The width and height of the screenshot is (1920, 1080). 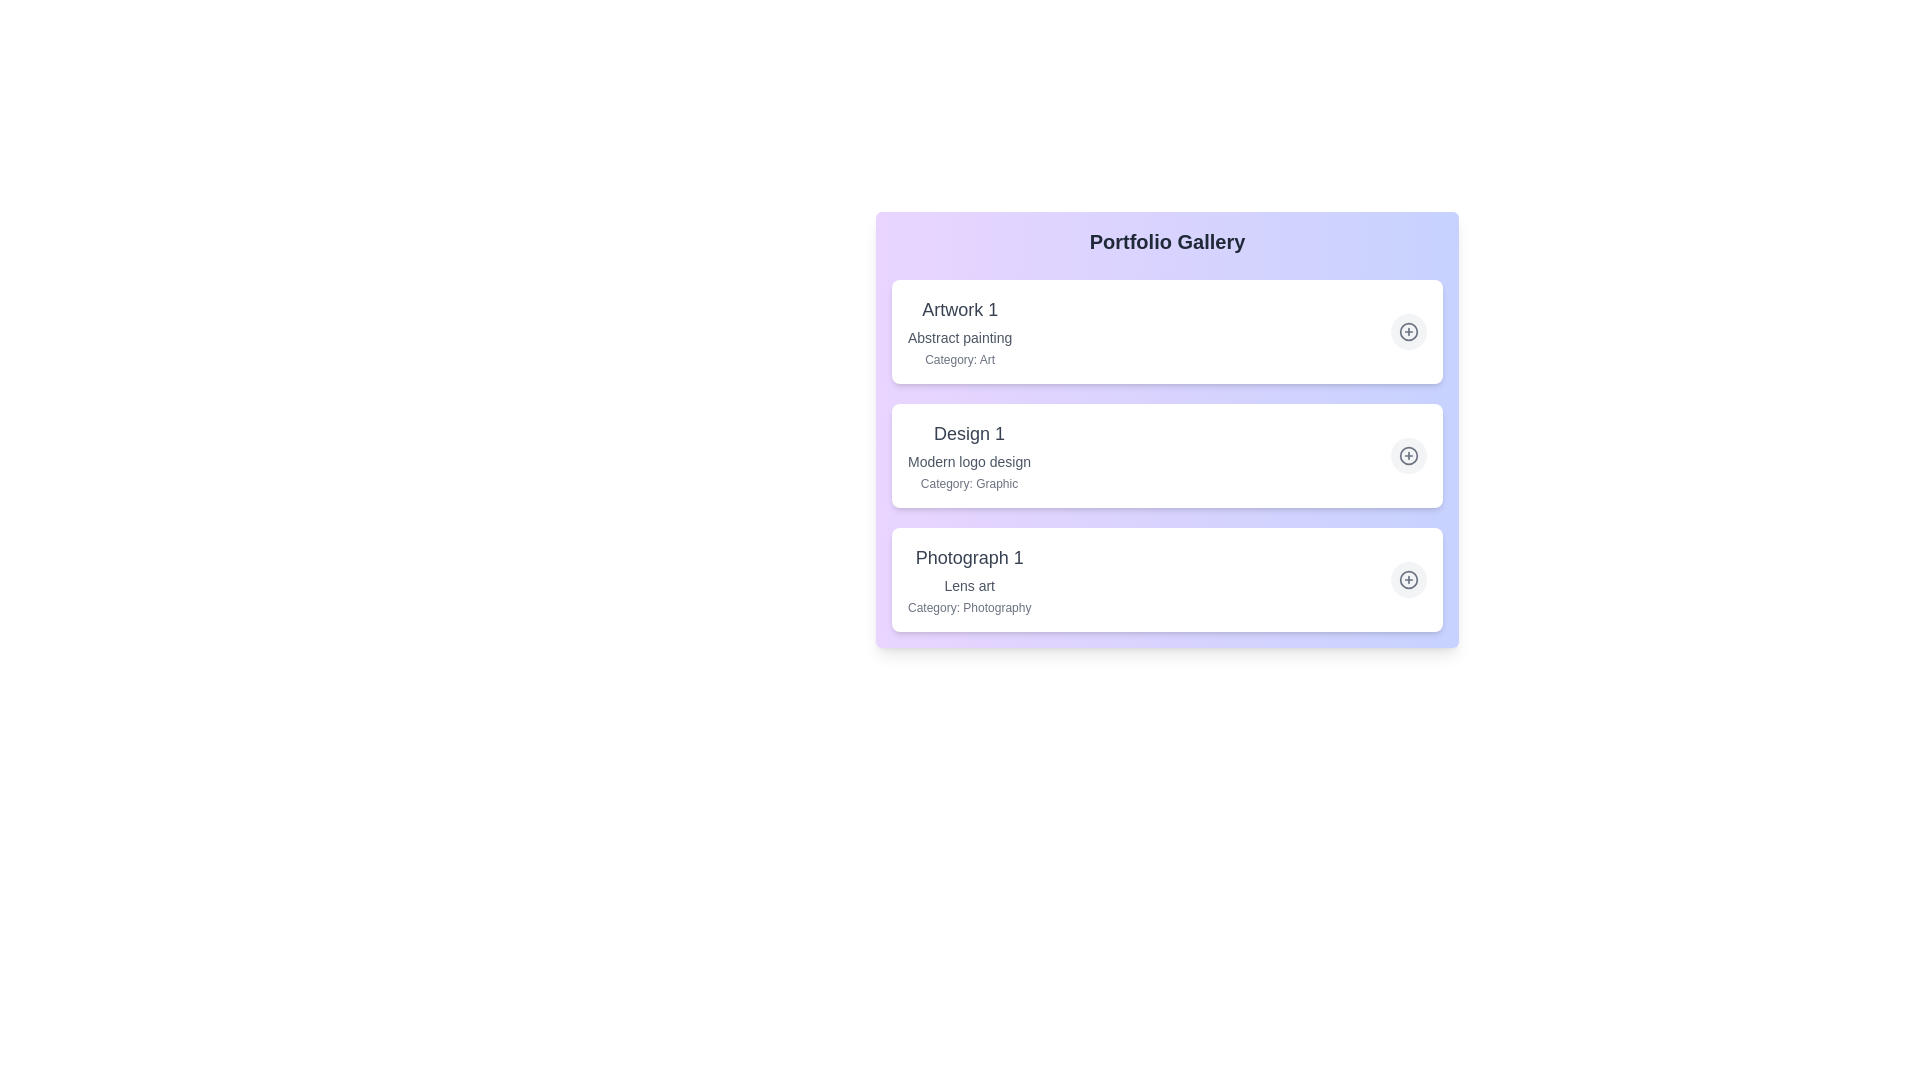 I want to click on the list item corresponding to Artwork 1, so click(x=1167, y=330).